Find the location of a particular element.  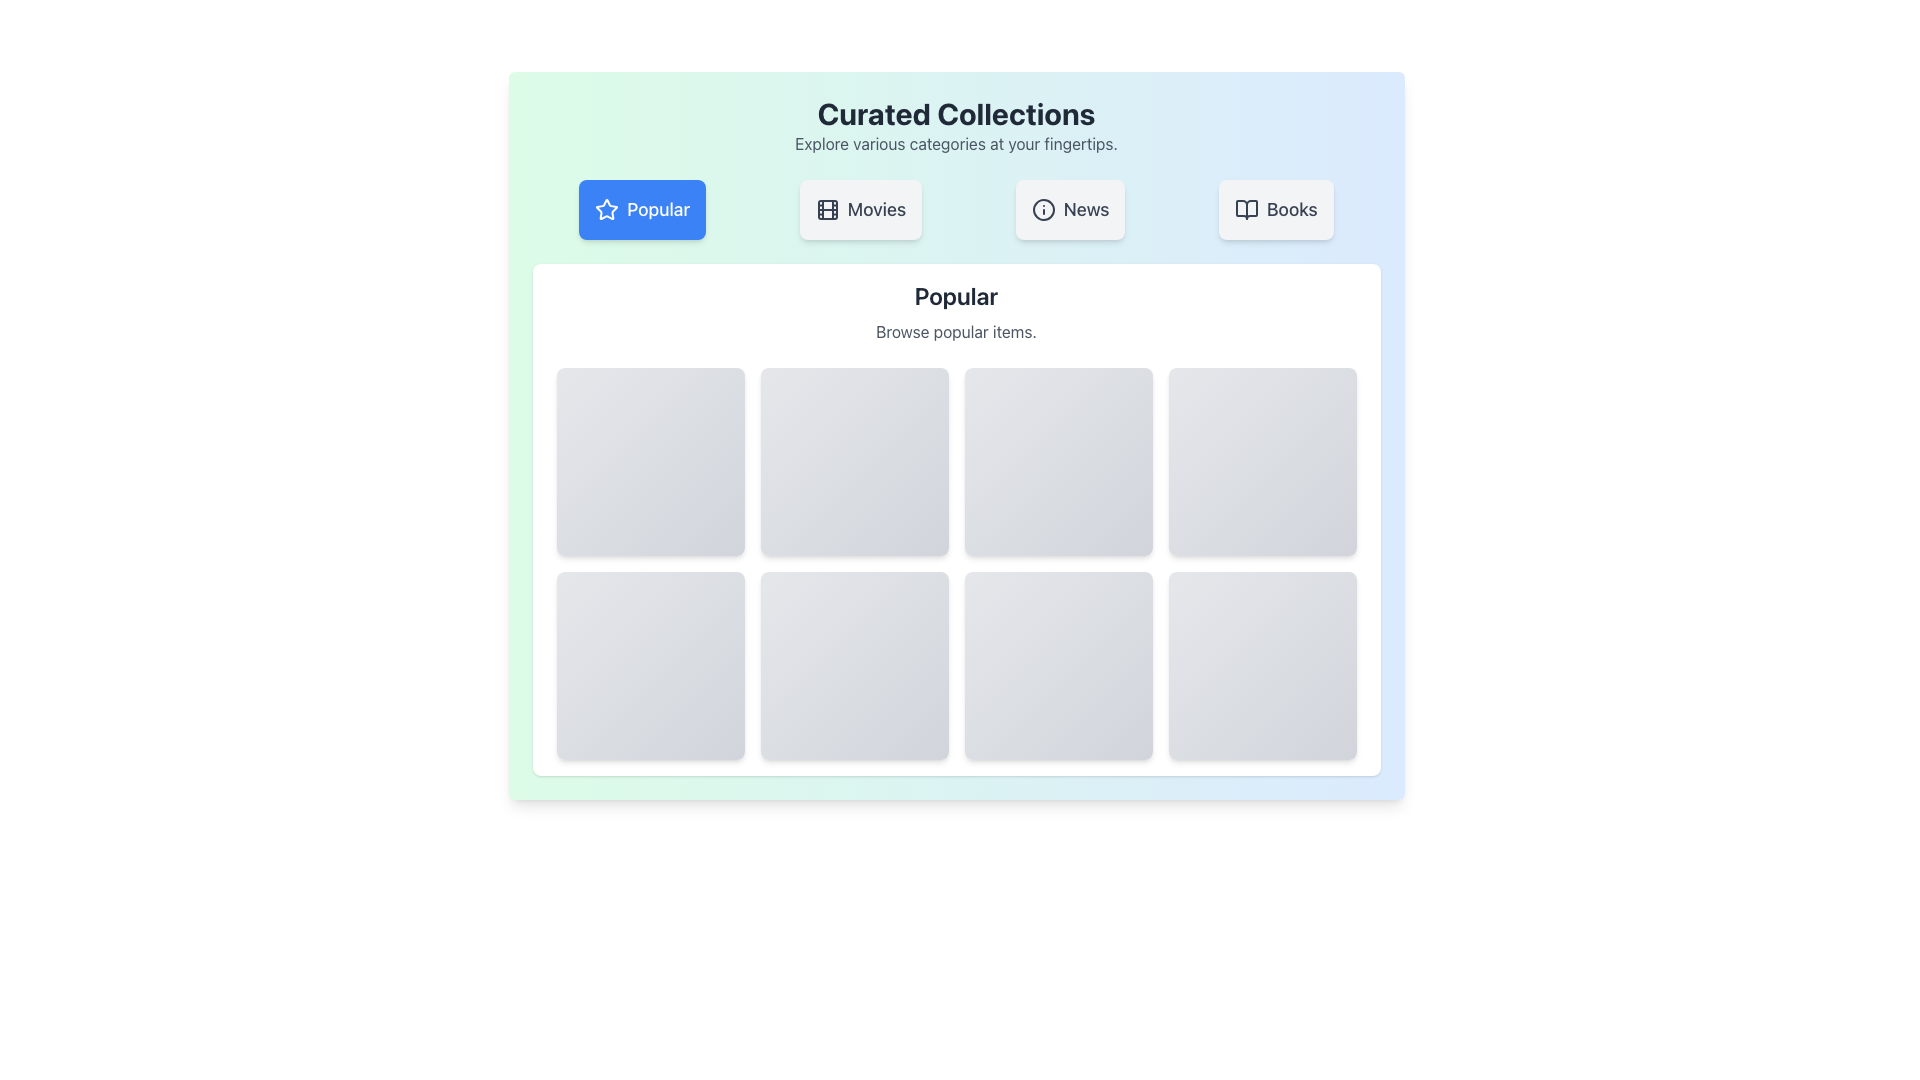

the informational circular icon located on the left side of the 'News' button, which is next to the text label 'News' is located at coordinates (1042, 209).